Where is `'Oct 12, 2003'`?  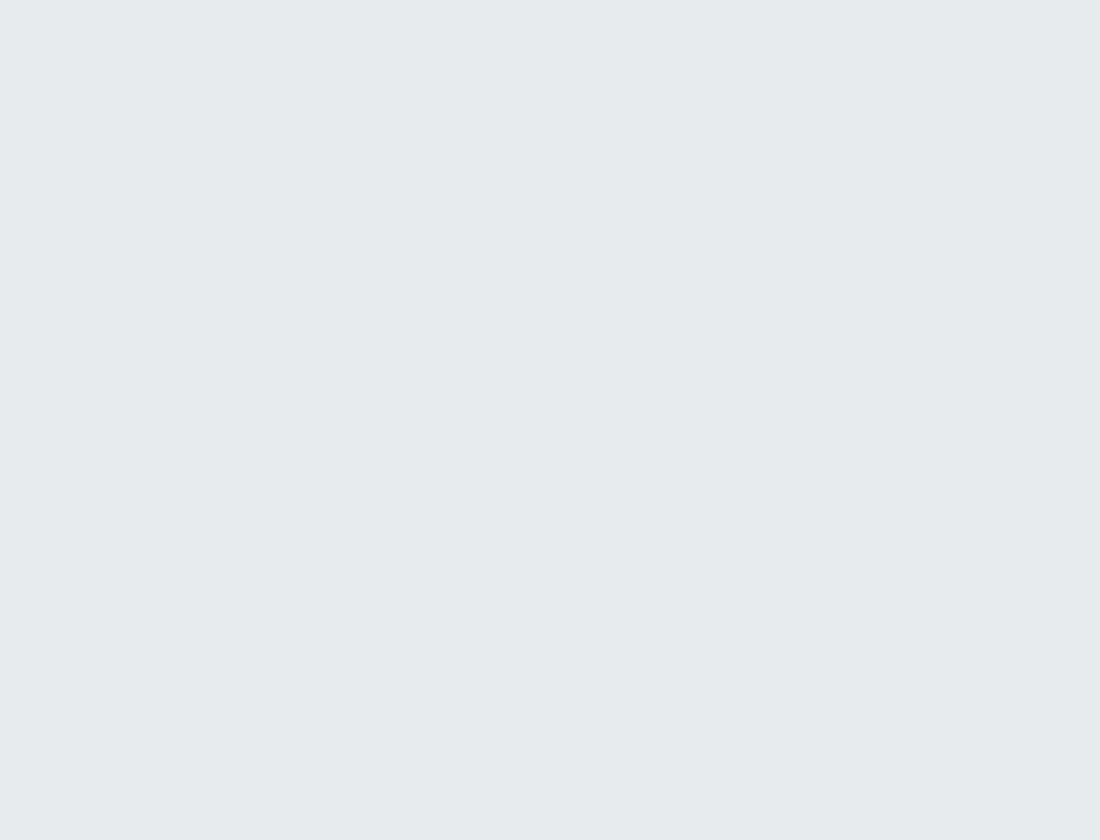
'Oct 12, 2003' is located at coordinates (65, 355).